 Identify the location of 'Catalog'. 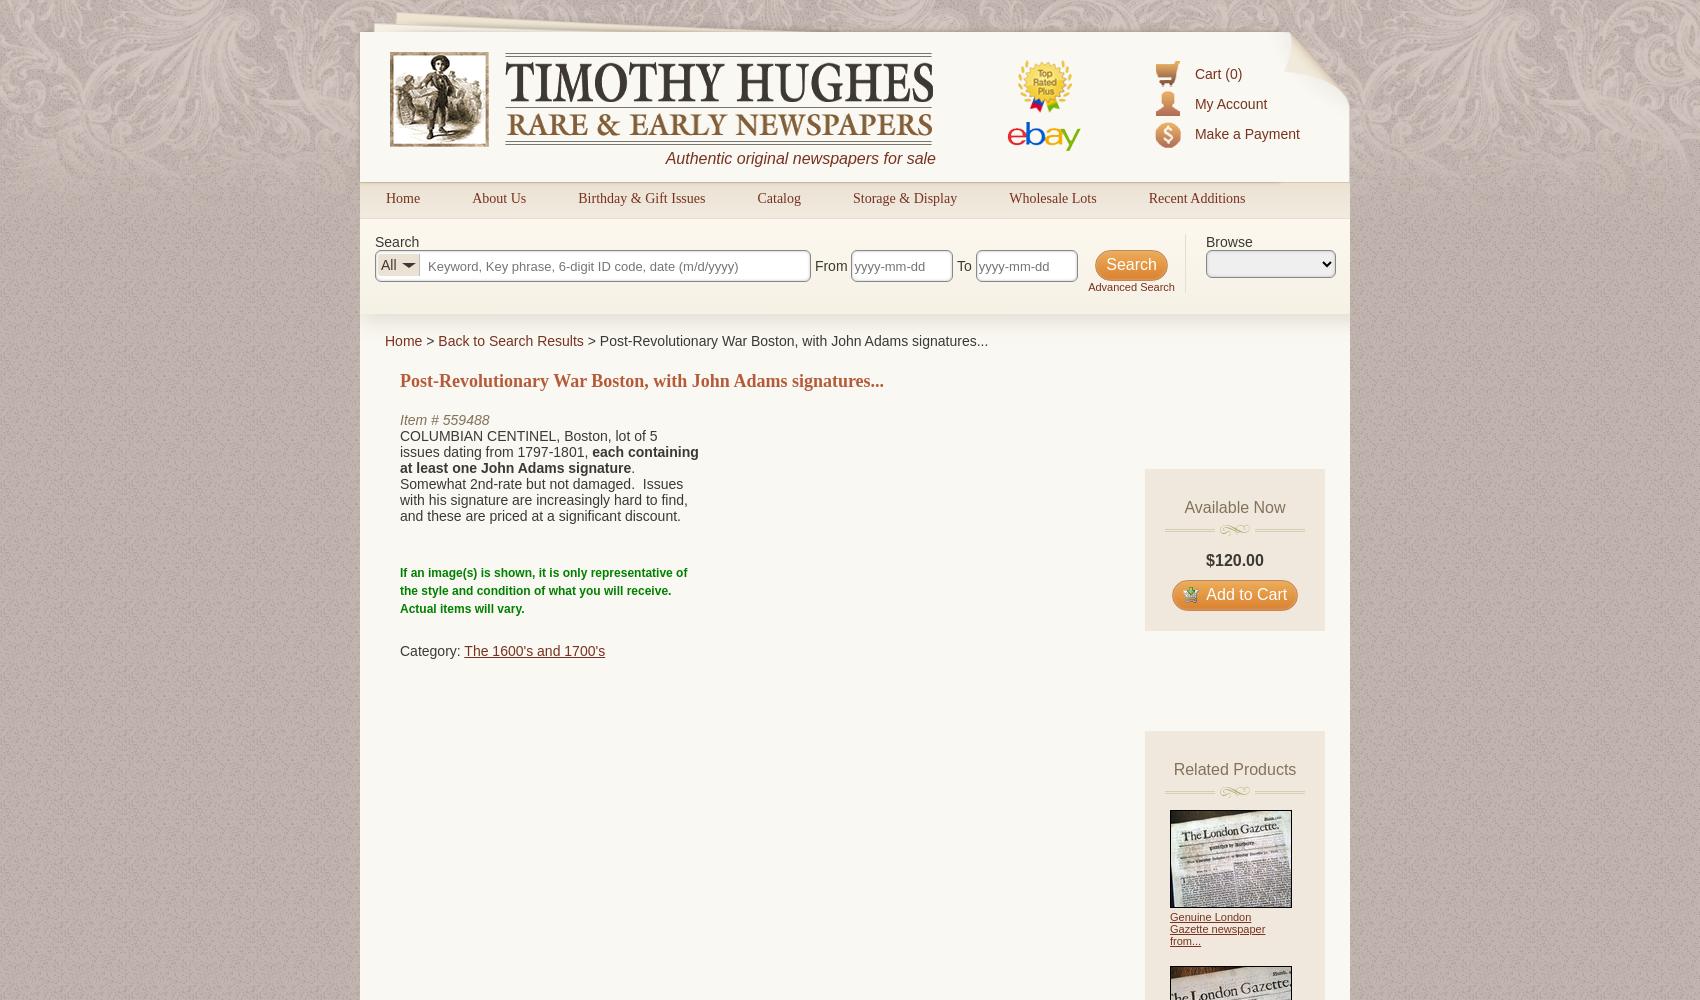
(777, 197).